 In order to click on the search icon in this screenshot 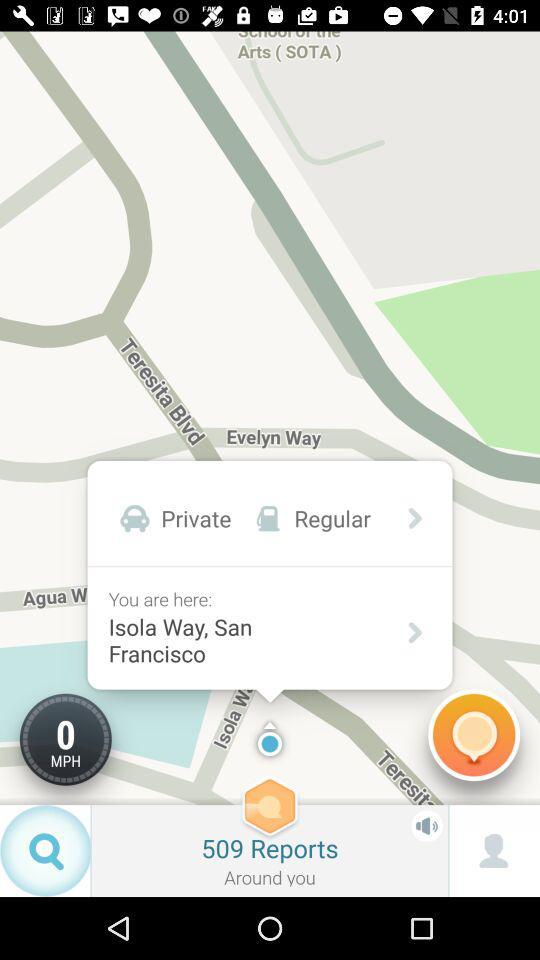, I will do `click(46, 850)`.